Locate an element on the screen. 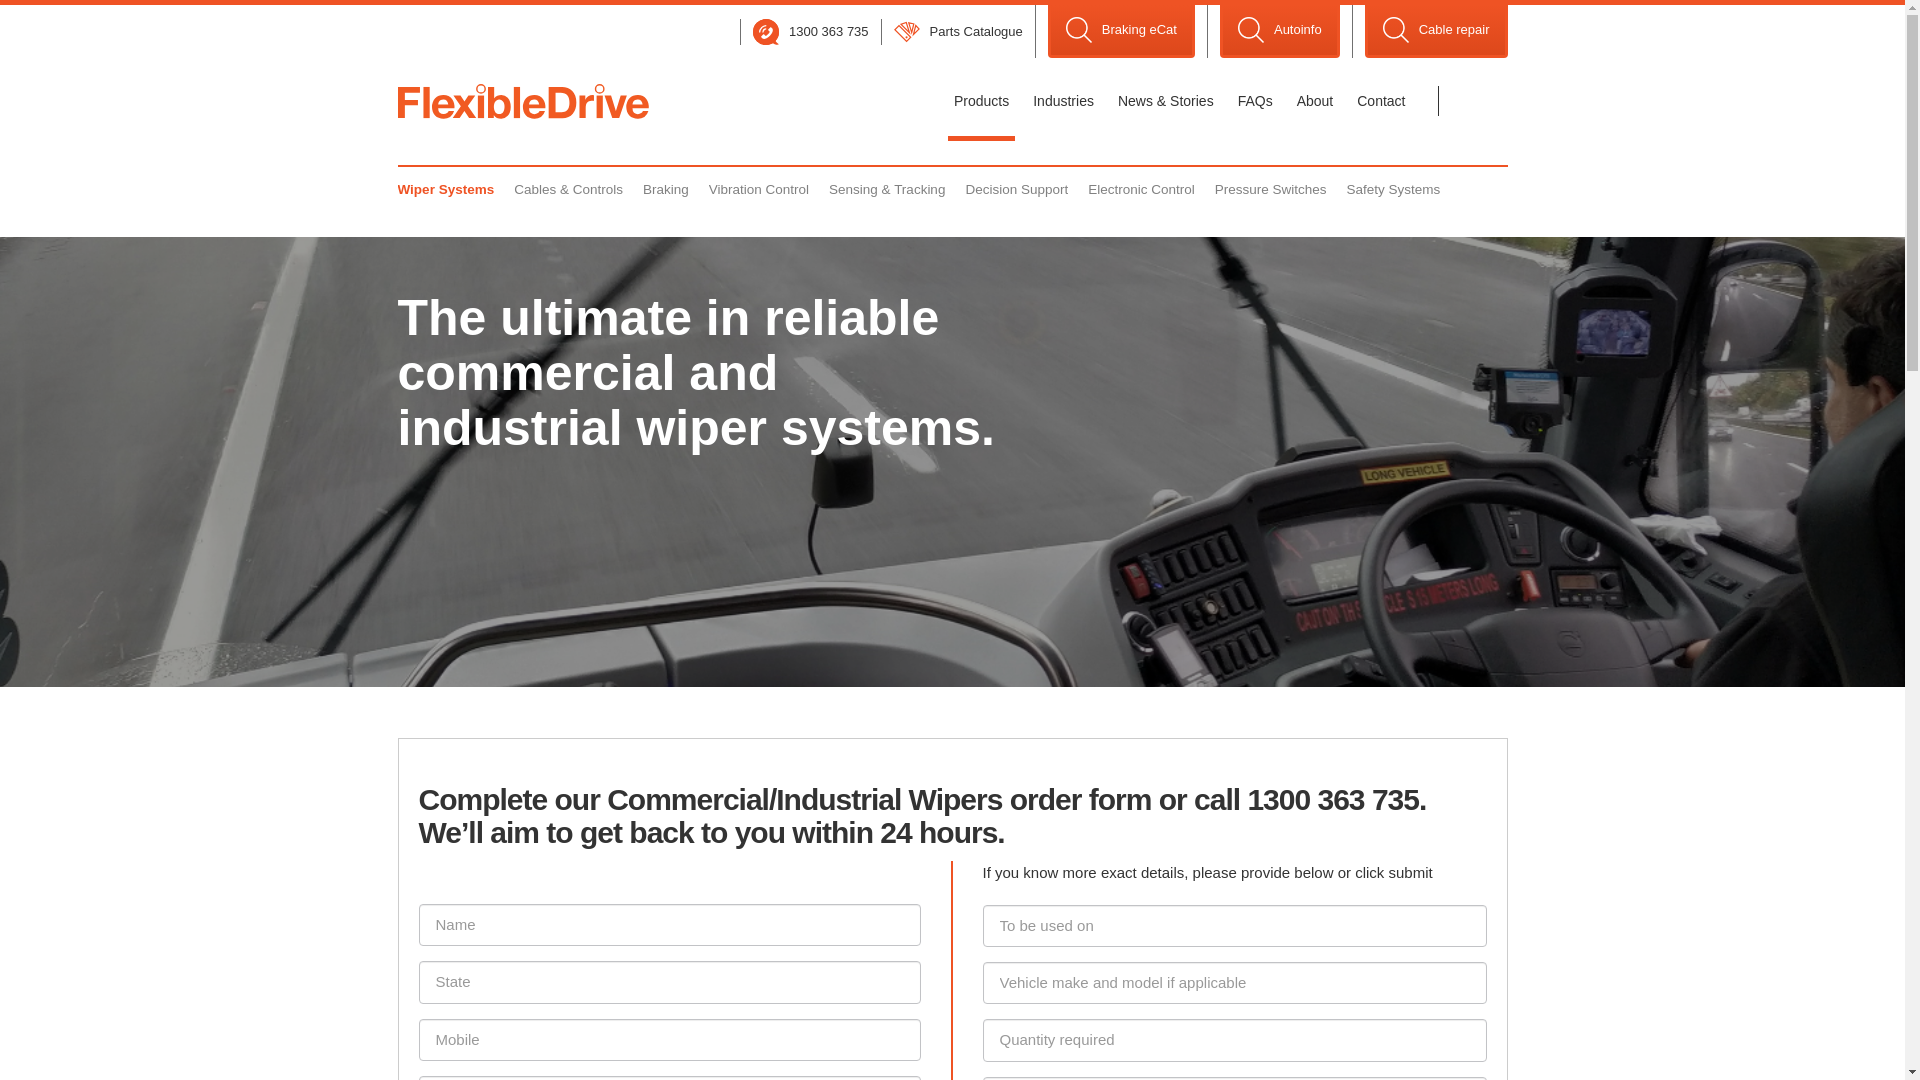 The width and height of the screenshot is (1920, 1080). '1300 363 735' is located at coordinates (811, 30).